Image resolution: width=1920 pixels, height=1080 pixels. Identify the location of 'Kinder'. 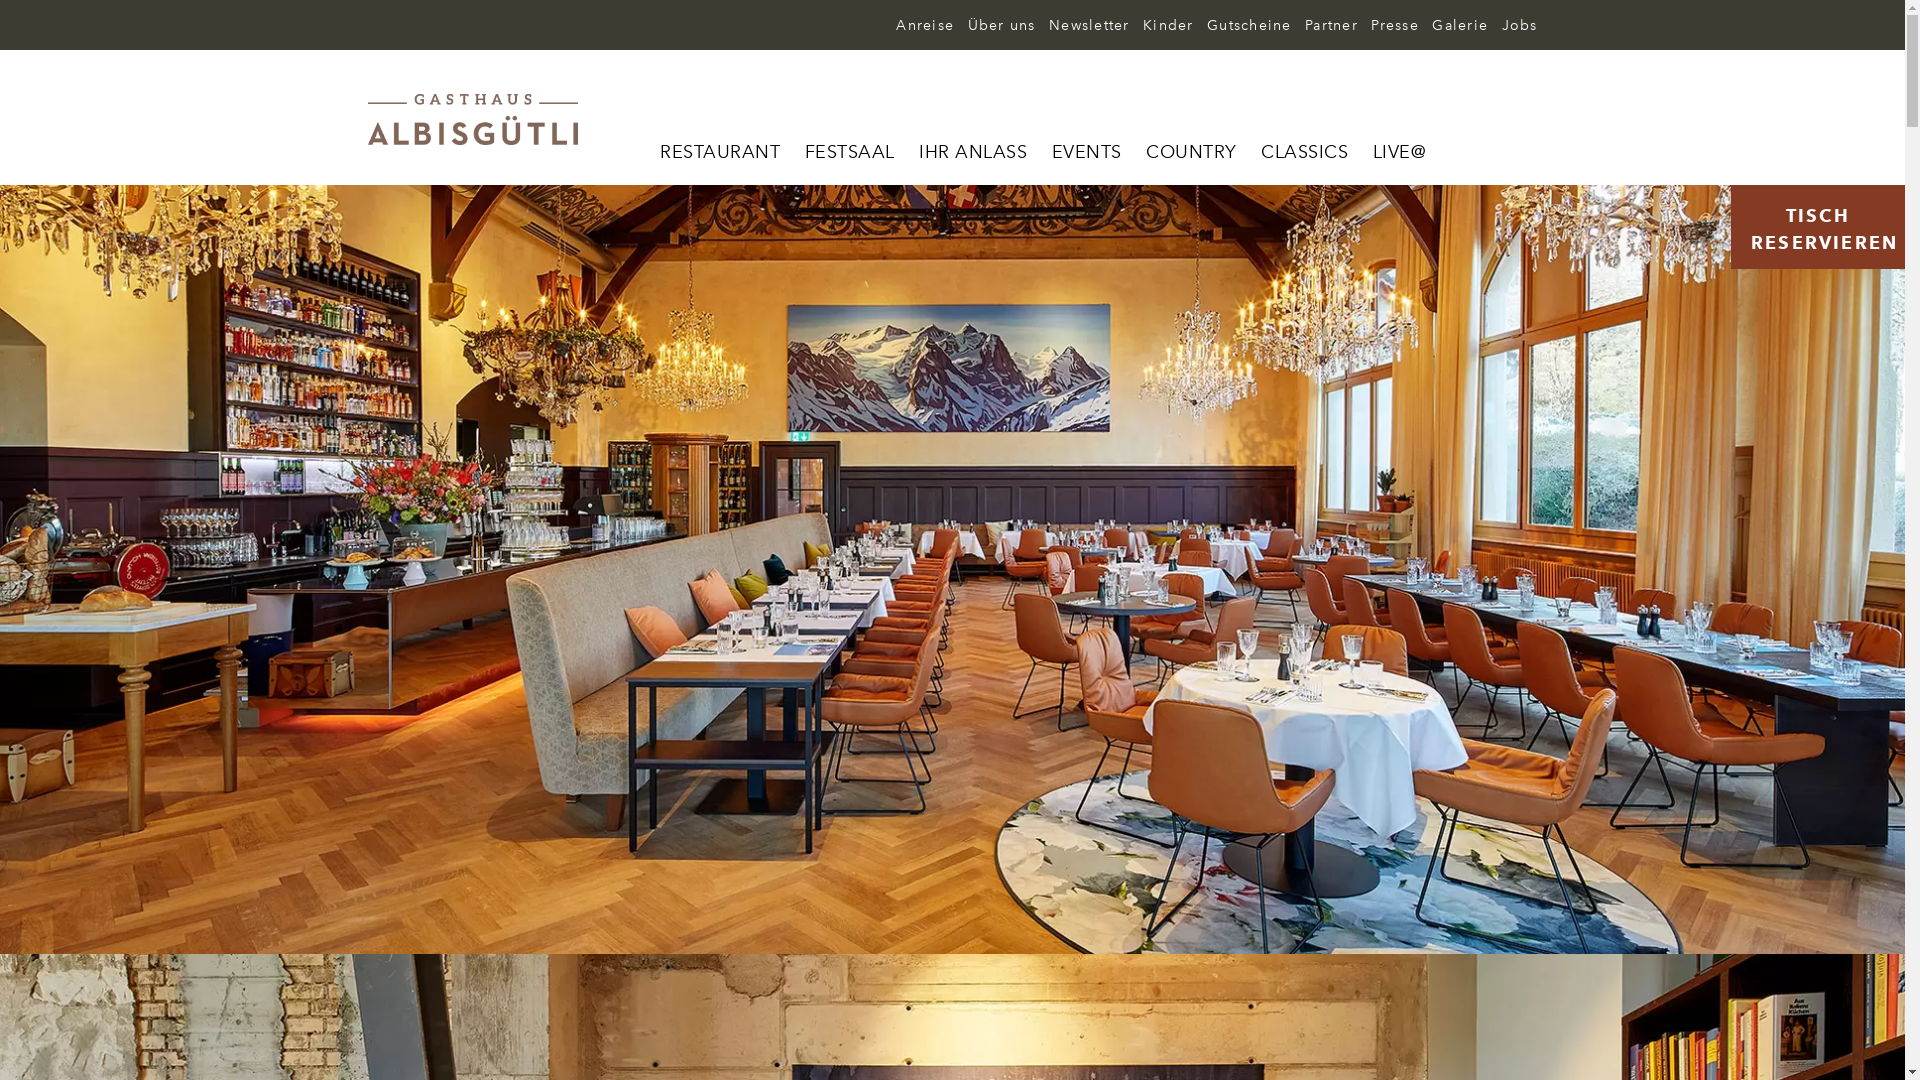
(1163, 26).